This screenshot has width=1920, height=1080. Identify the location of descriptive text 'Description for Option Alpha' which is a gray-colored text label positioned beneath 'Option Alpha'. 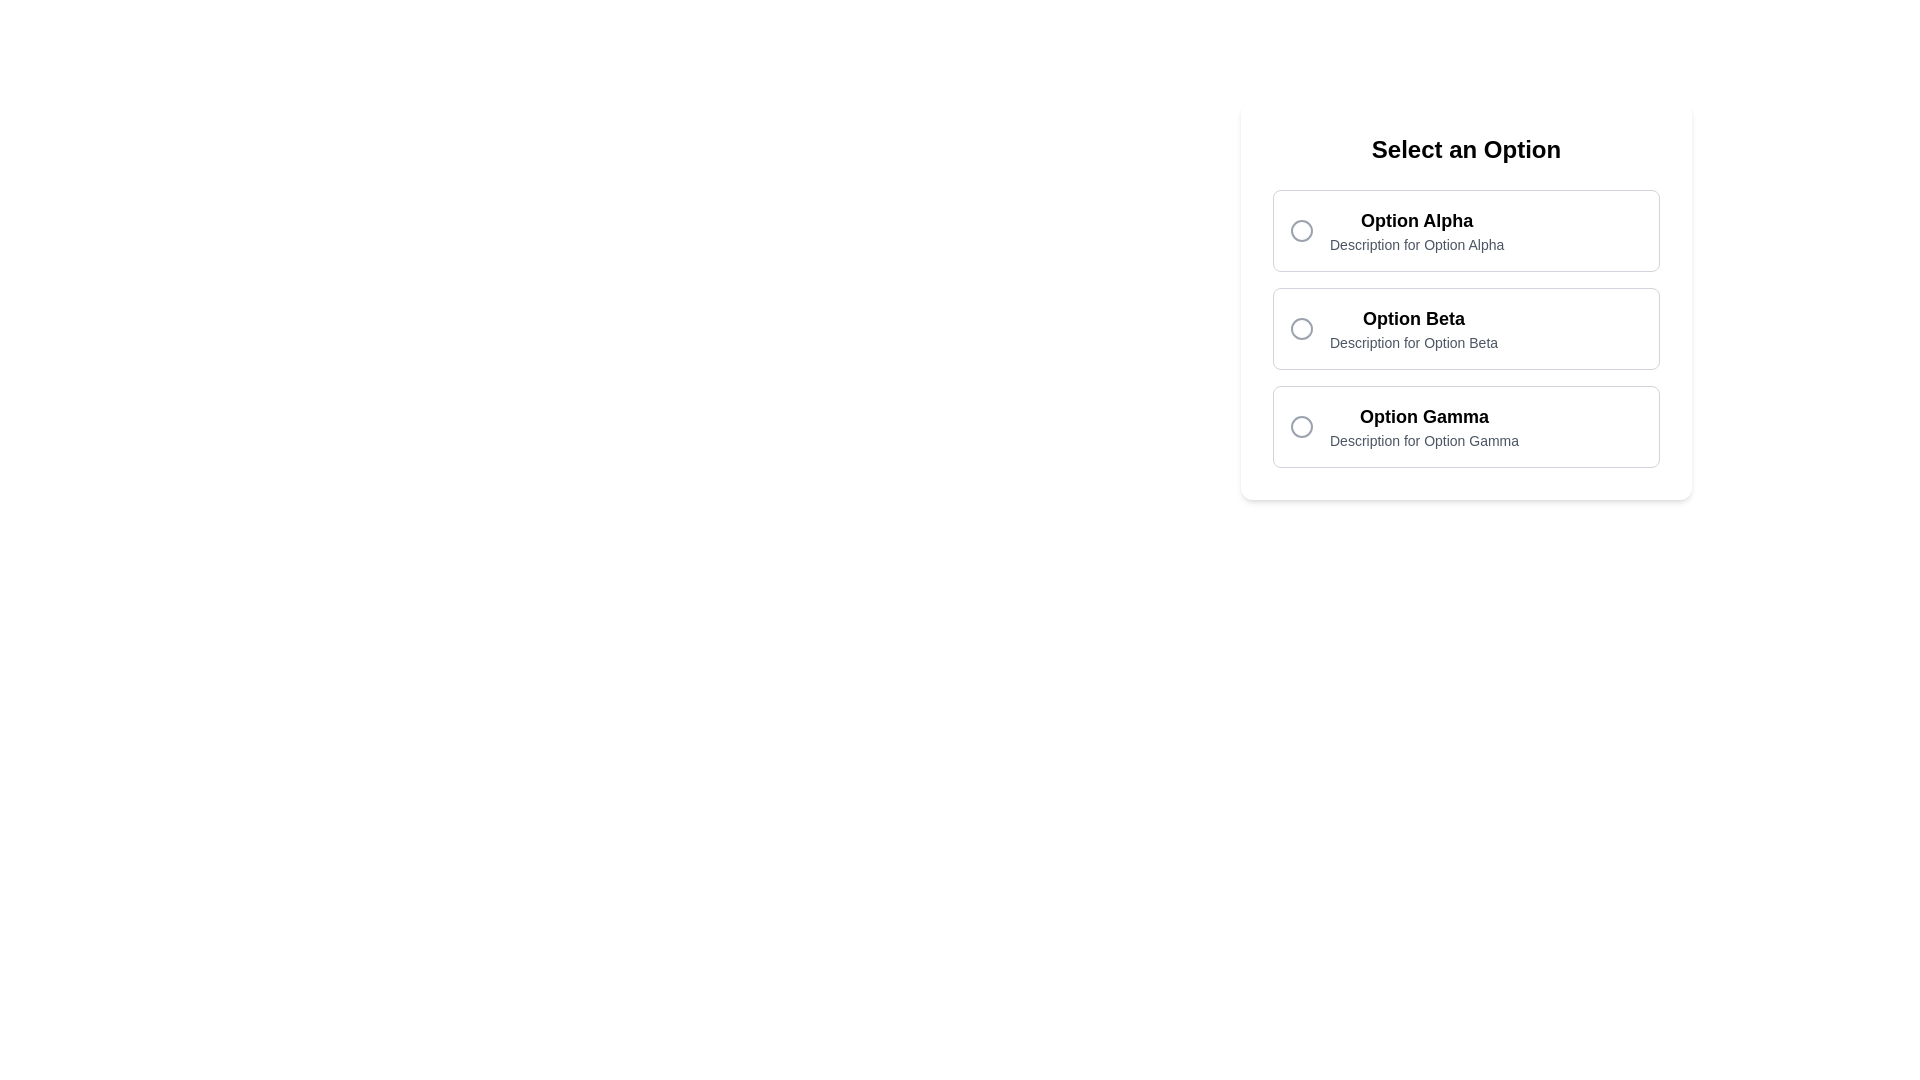
(1416, 244).